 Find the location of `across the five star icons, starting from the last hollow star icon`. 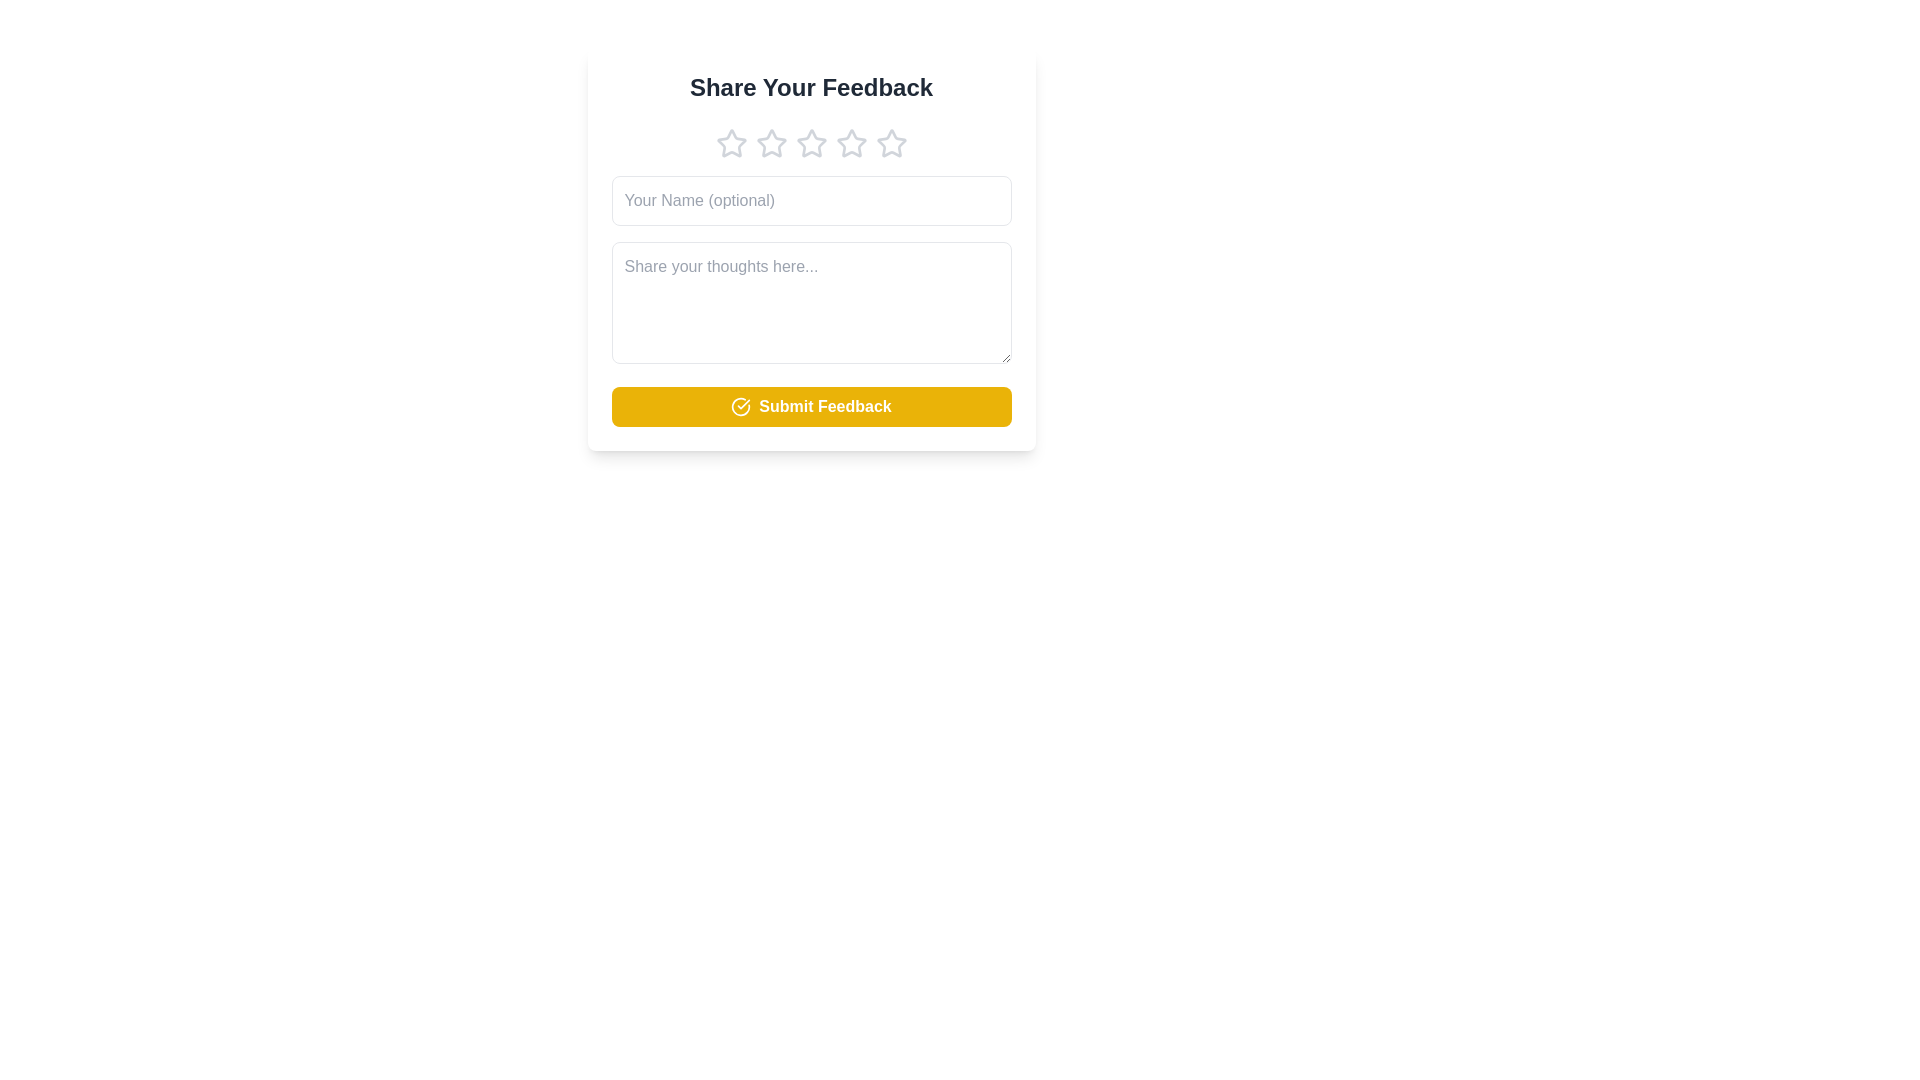

across the five star icons, starting from the last hollow star icon is located at coordinates (890, 142).